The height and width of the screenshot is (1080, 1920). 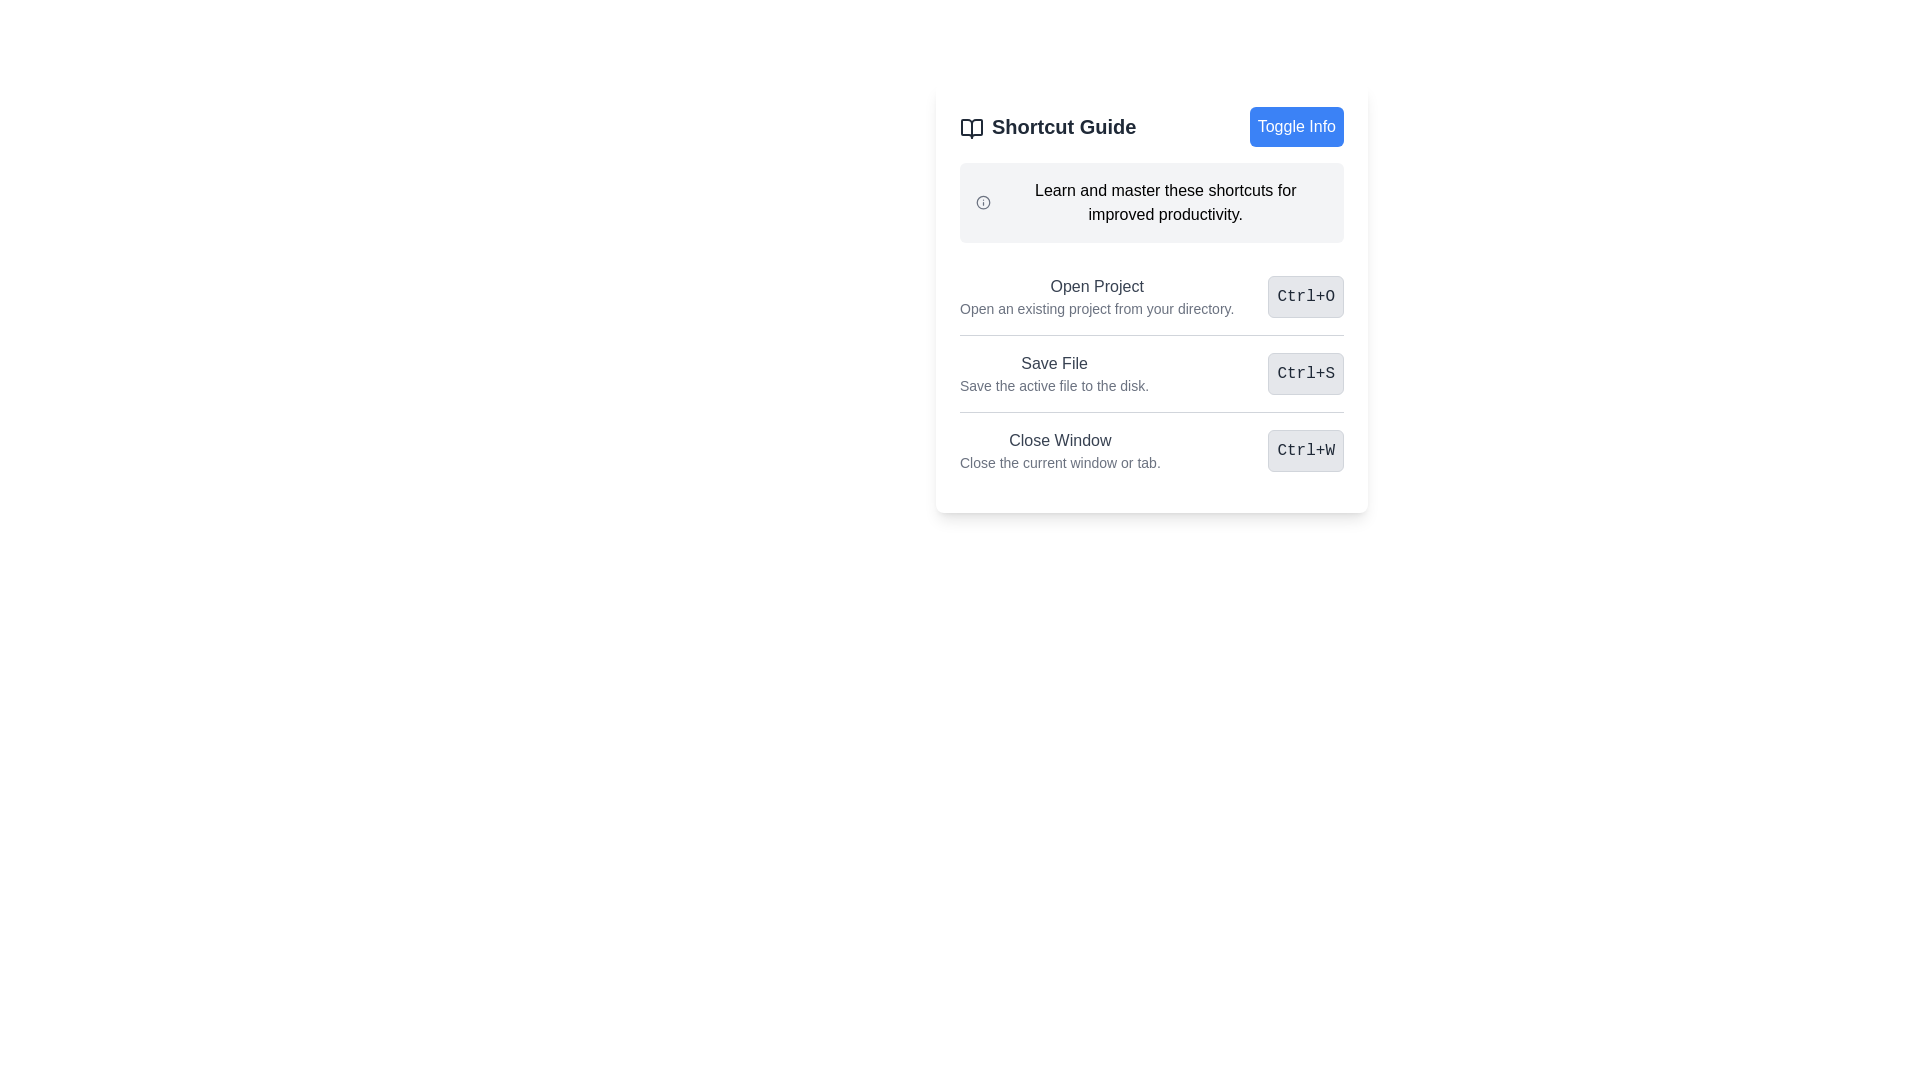 What do you see at coordinates (971, 127) in the screenshot?
I see `the small open book icon located to the left of the 'Shortcut Guide' text element in the upper-left area of the popup interface` at bounding box center [971, 127].